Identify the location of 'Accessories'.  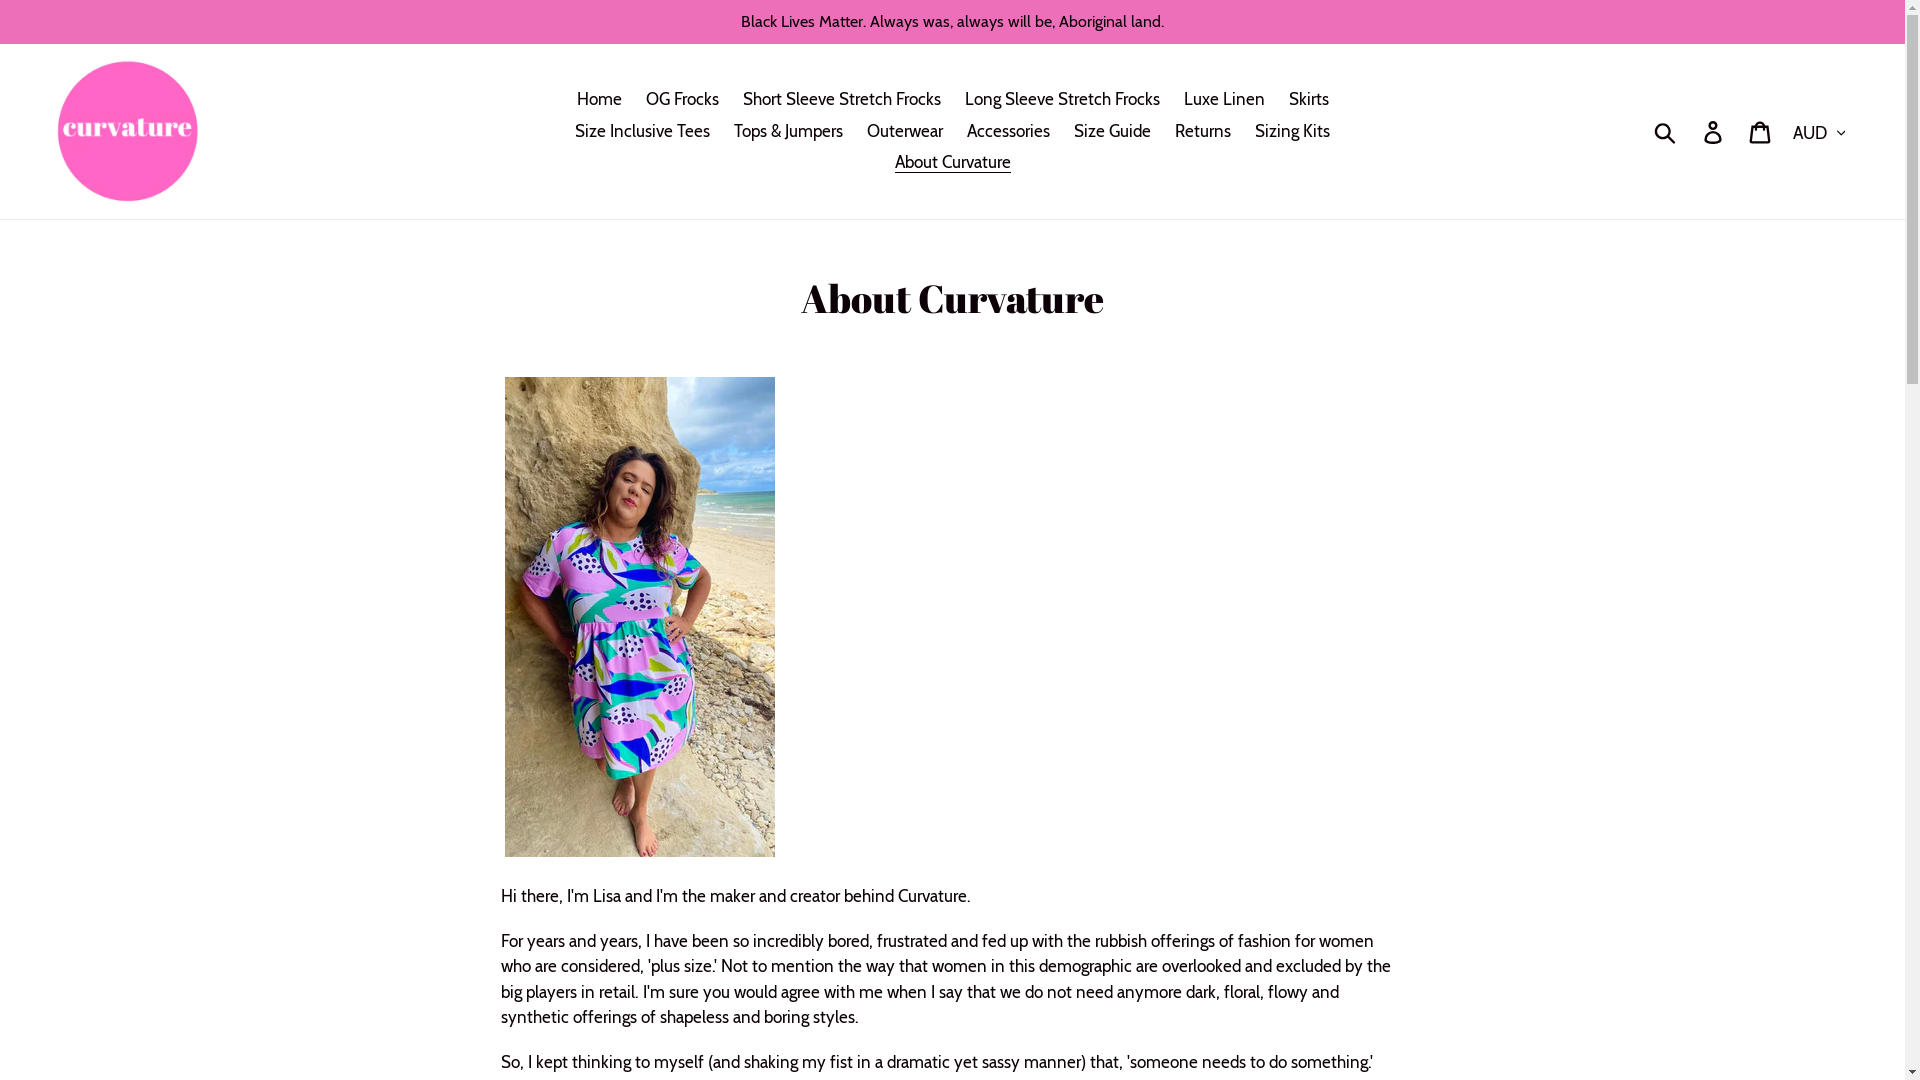
(1008, 131).